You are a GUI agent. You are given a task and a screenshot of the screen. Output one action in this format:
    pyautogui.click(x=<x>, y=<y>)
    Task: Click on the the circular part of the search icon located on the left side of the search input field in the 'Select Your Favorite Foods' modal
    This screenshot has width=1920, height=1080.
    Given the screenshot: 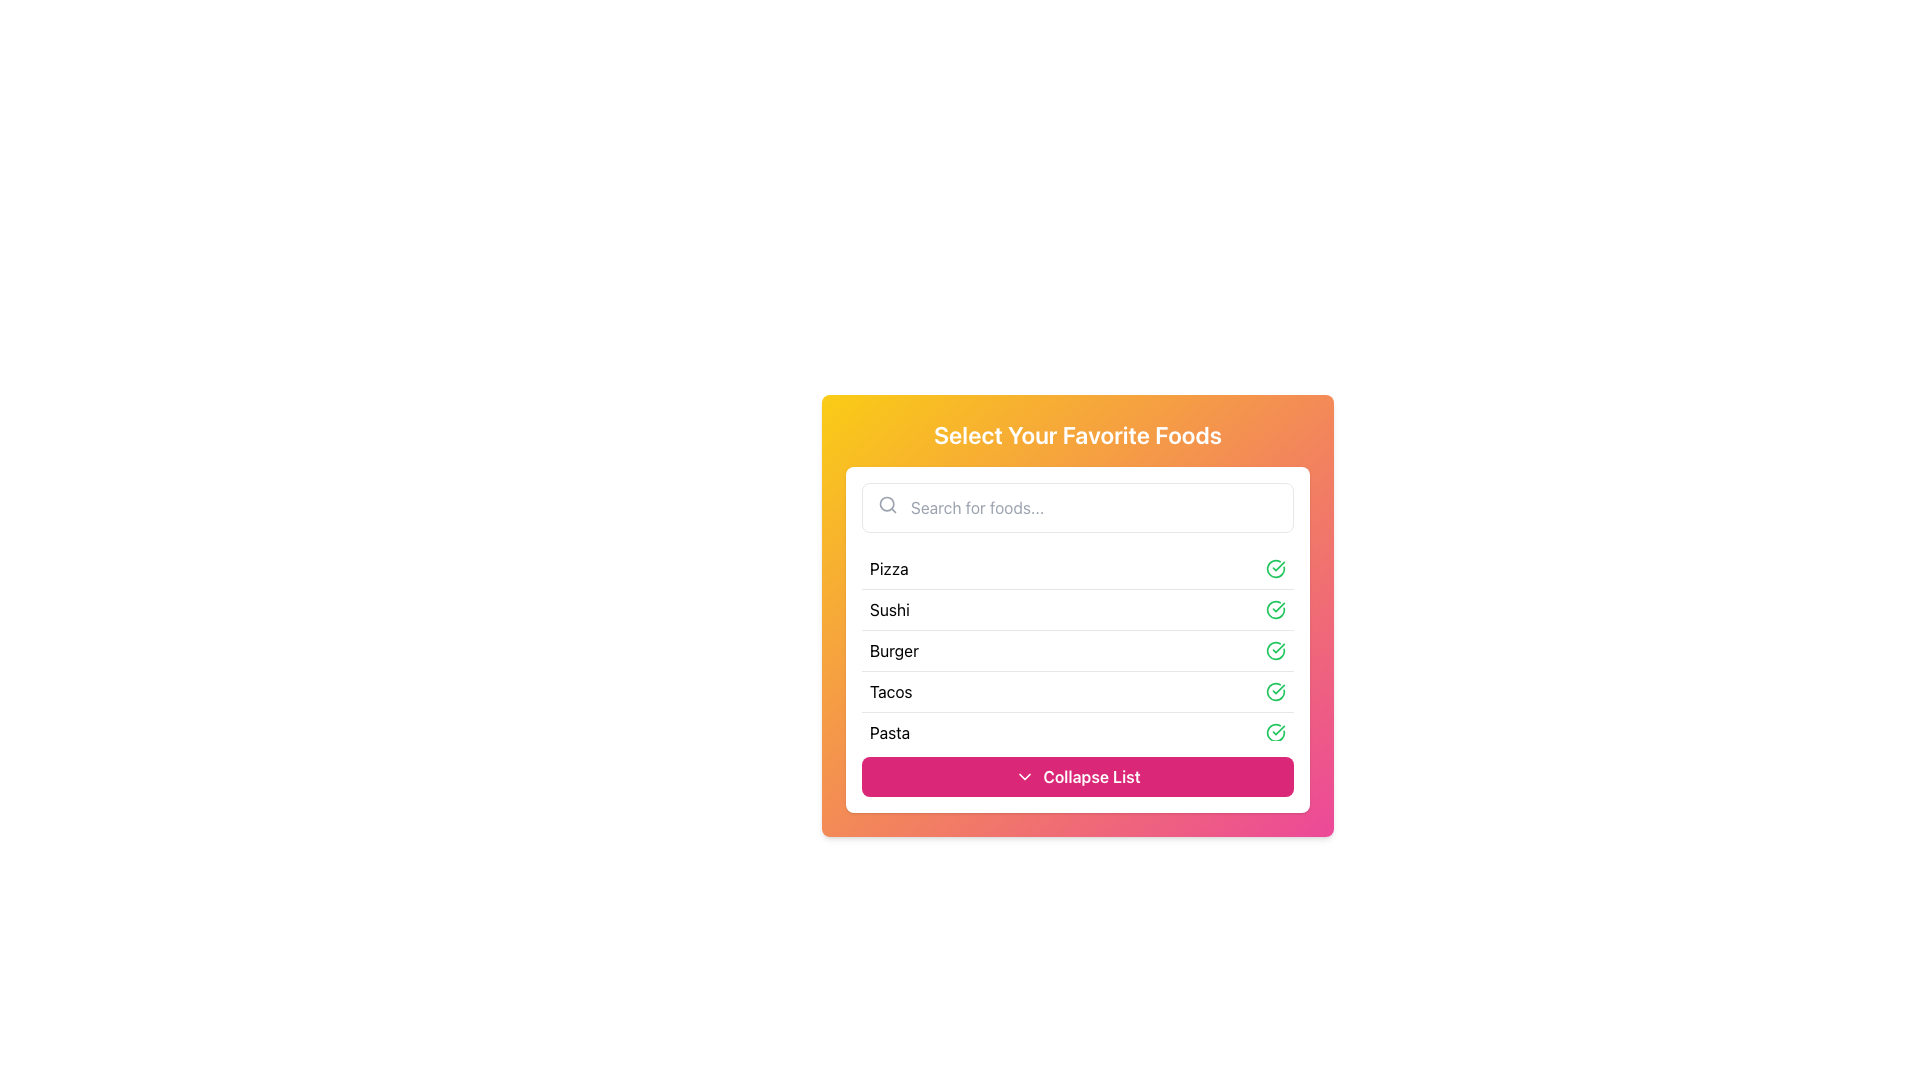 What is the action you would take?
    pyautogui.click(x=886, y=503)
    